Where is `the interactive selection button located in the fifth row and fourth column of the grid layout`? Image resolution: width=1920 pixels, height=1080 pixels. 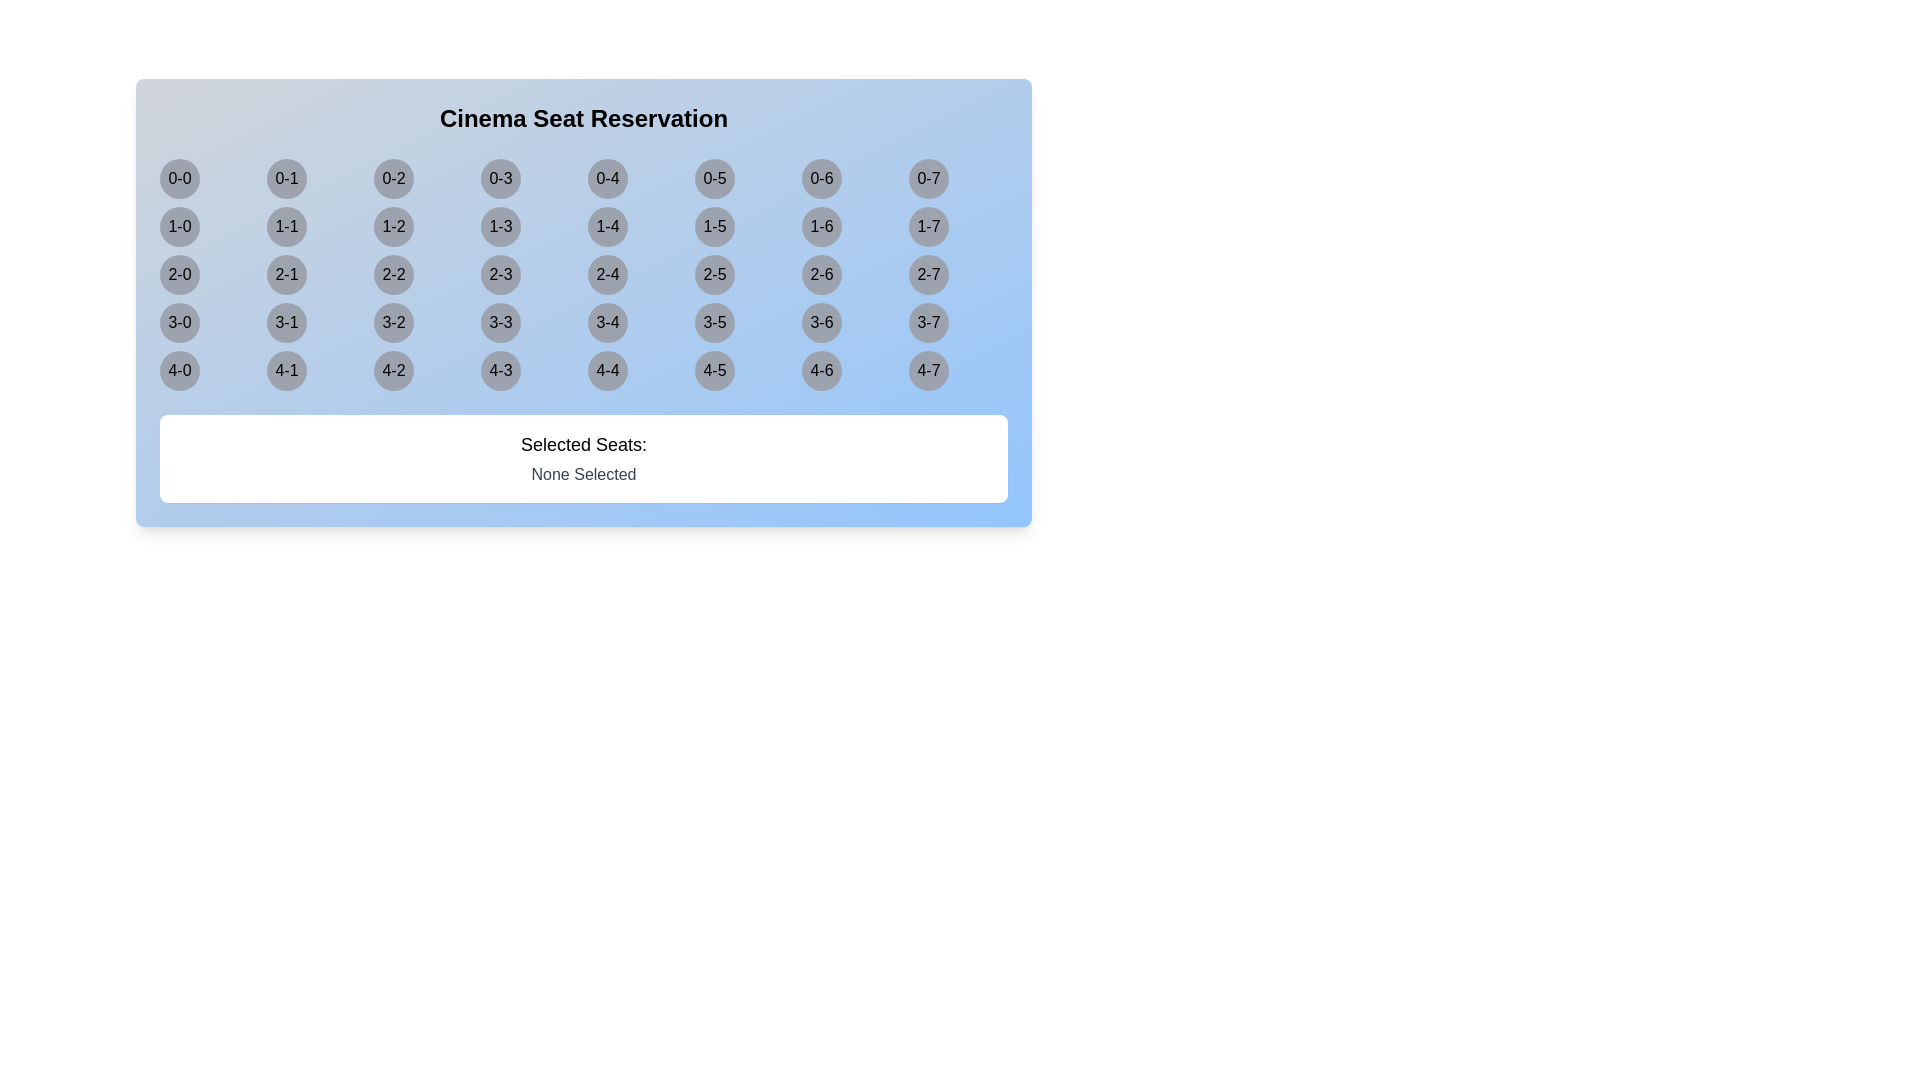 the interactive selection button located in the fifth row and fourth column of the grid layout is located at coordinates (500, 370).